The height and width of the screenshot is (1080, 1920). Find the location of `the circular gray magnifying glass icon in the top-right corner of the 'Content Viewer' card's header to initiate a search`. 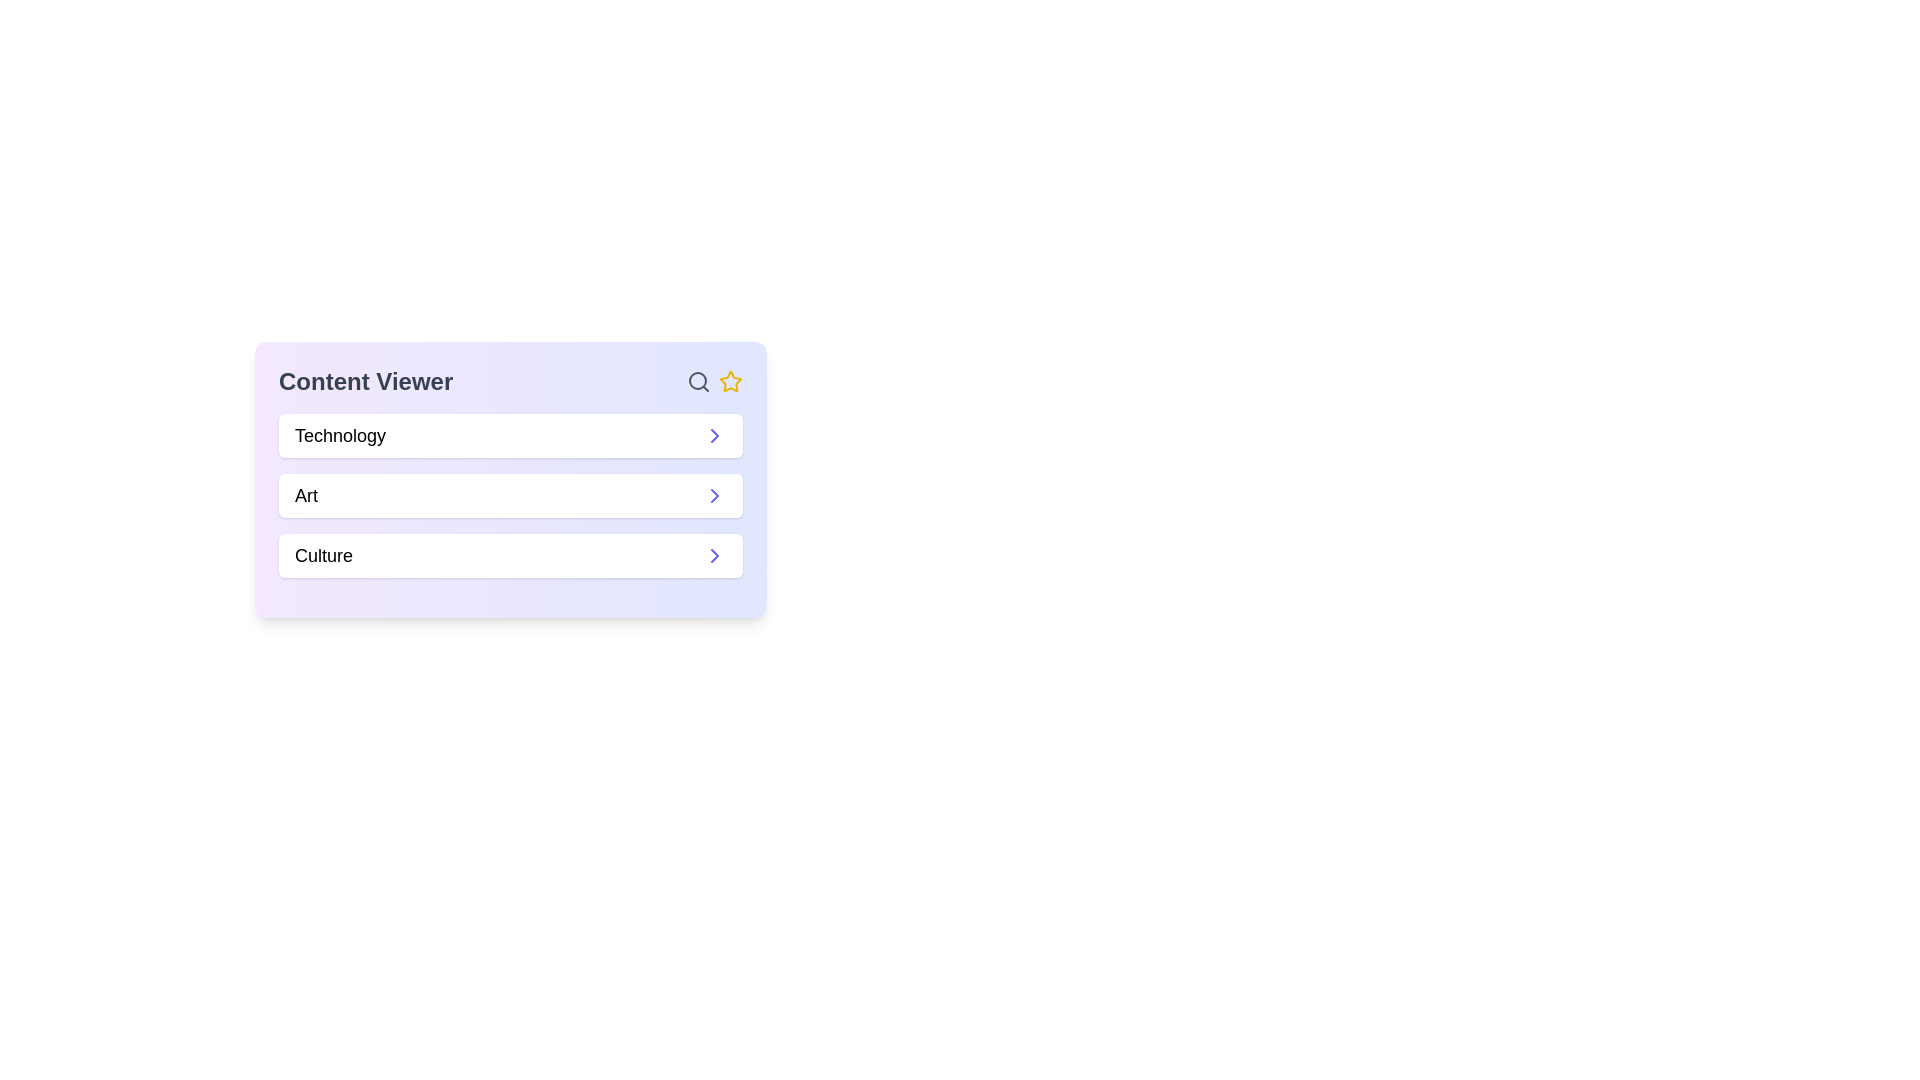

the circular gray magnifying glass icon in the top-right corner of the 'Content Viewer' card's header to initiate a search is located at coordinates (699, 381).